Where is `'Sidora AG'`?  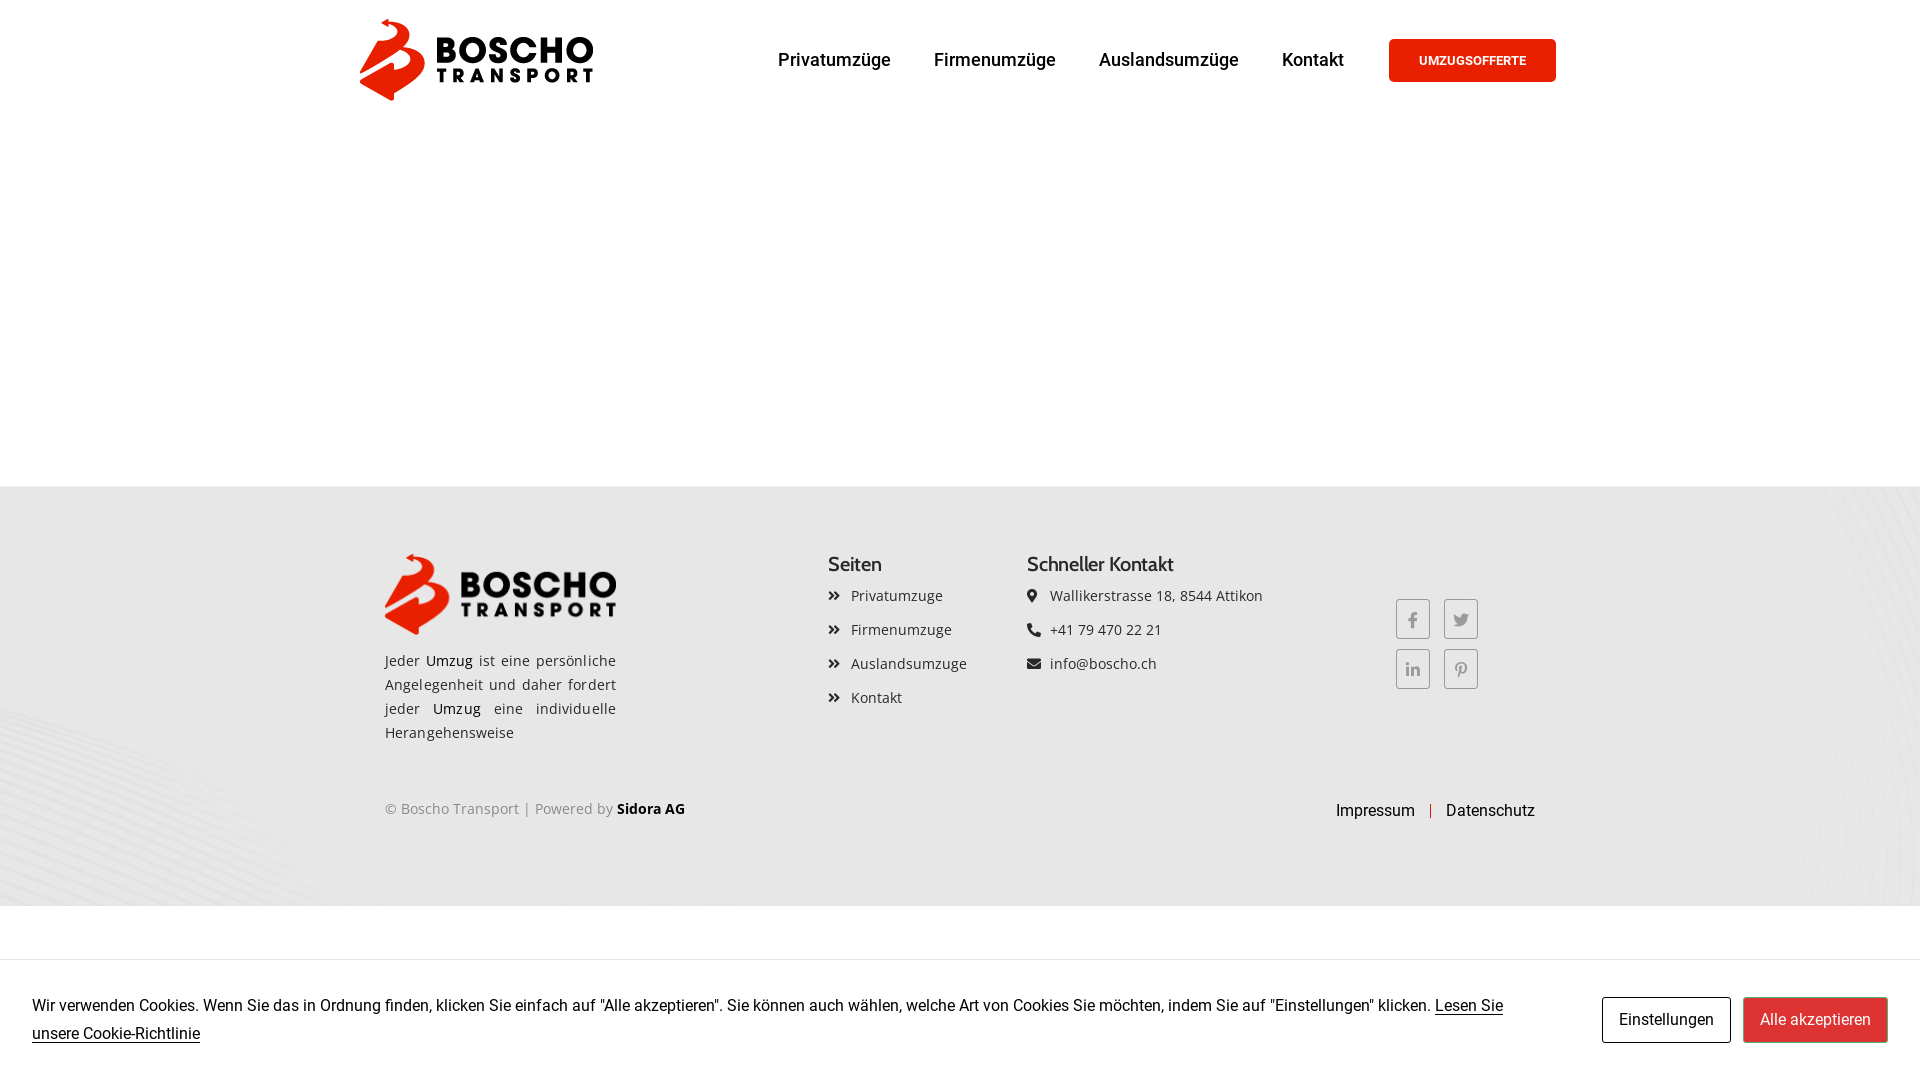 'Sidora AG' is located at coordinates (651, 807).